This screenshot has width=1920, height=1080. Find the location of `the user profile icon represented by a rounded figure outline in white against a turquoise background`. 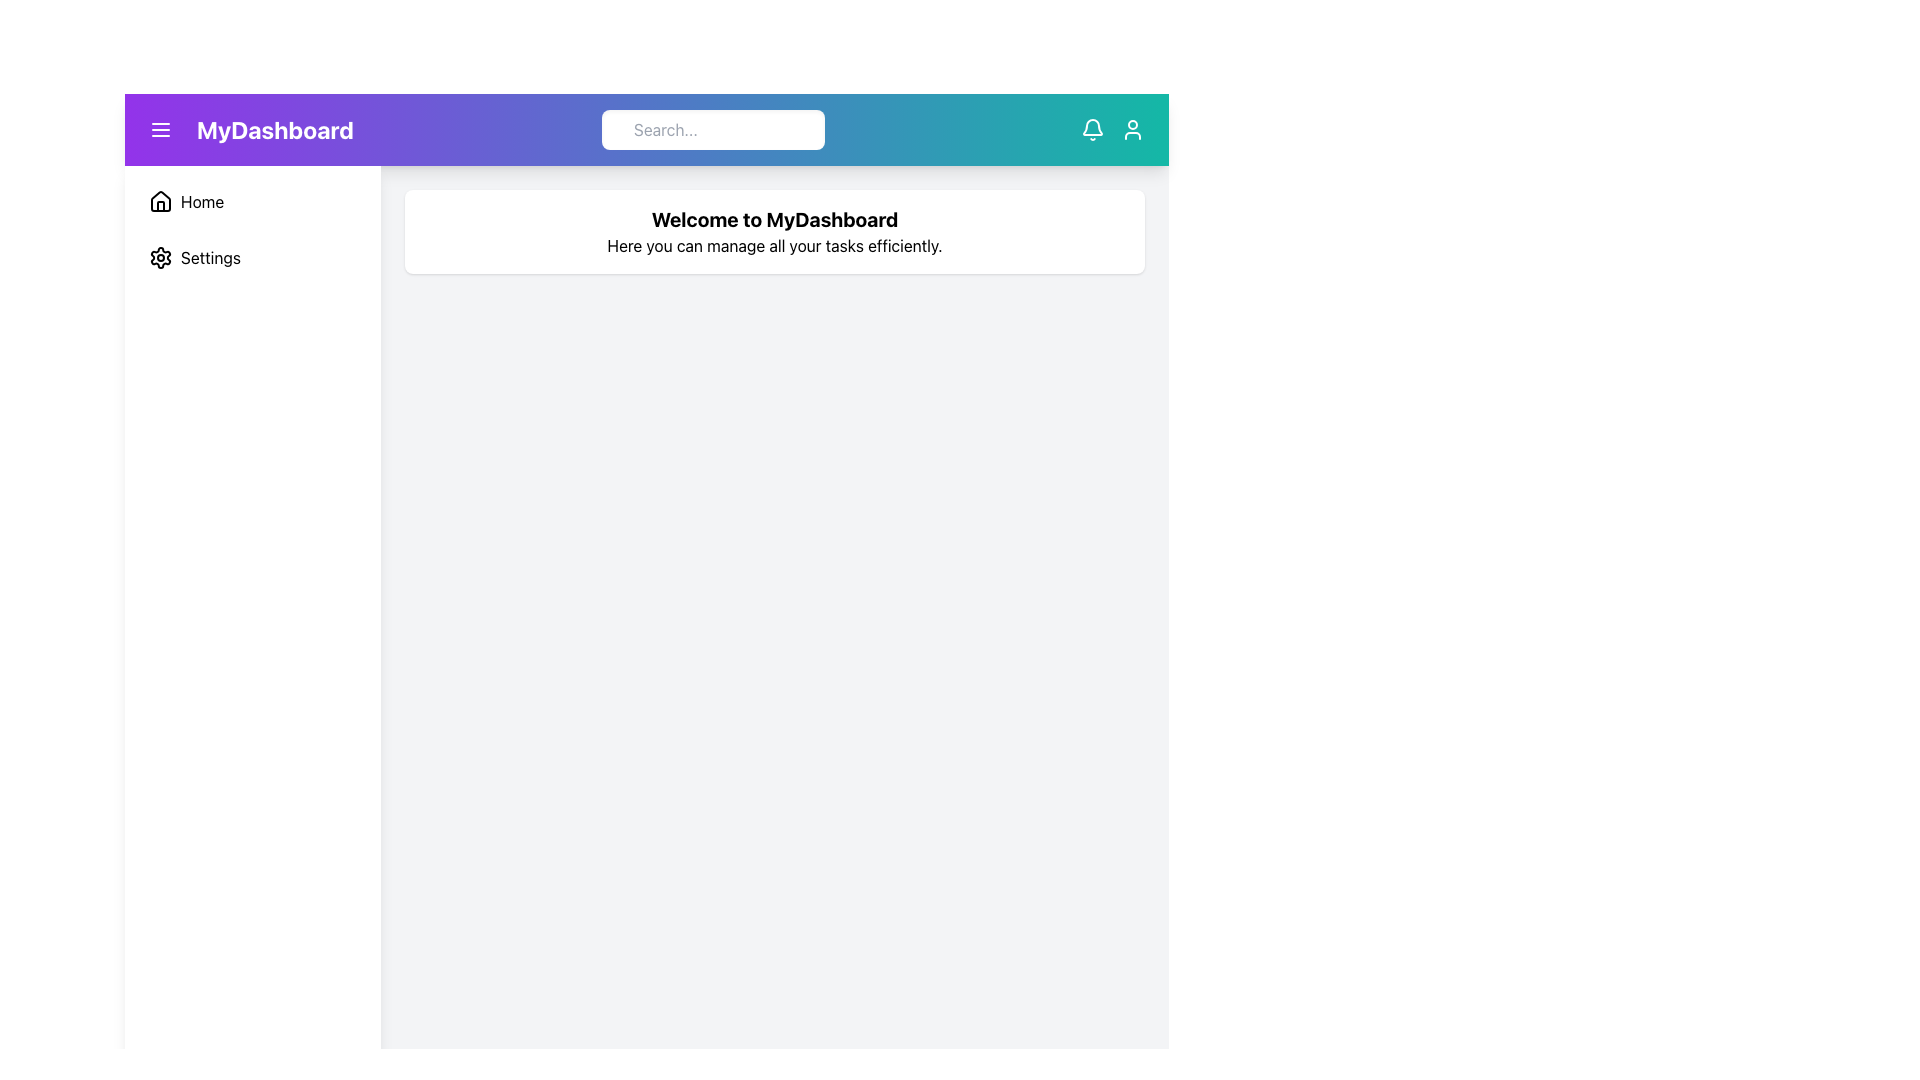

the user profile icon represented by a rounded figure outline in white against a turquoise background is located at coordinates (1132, 130).